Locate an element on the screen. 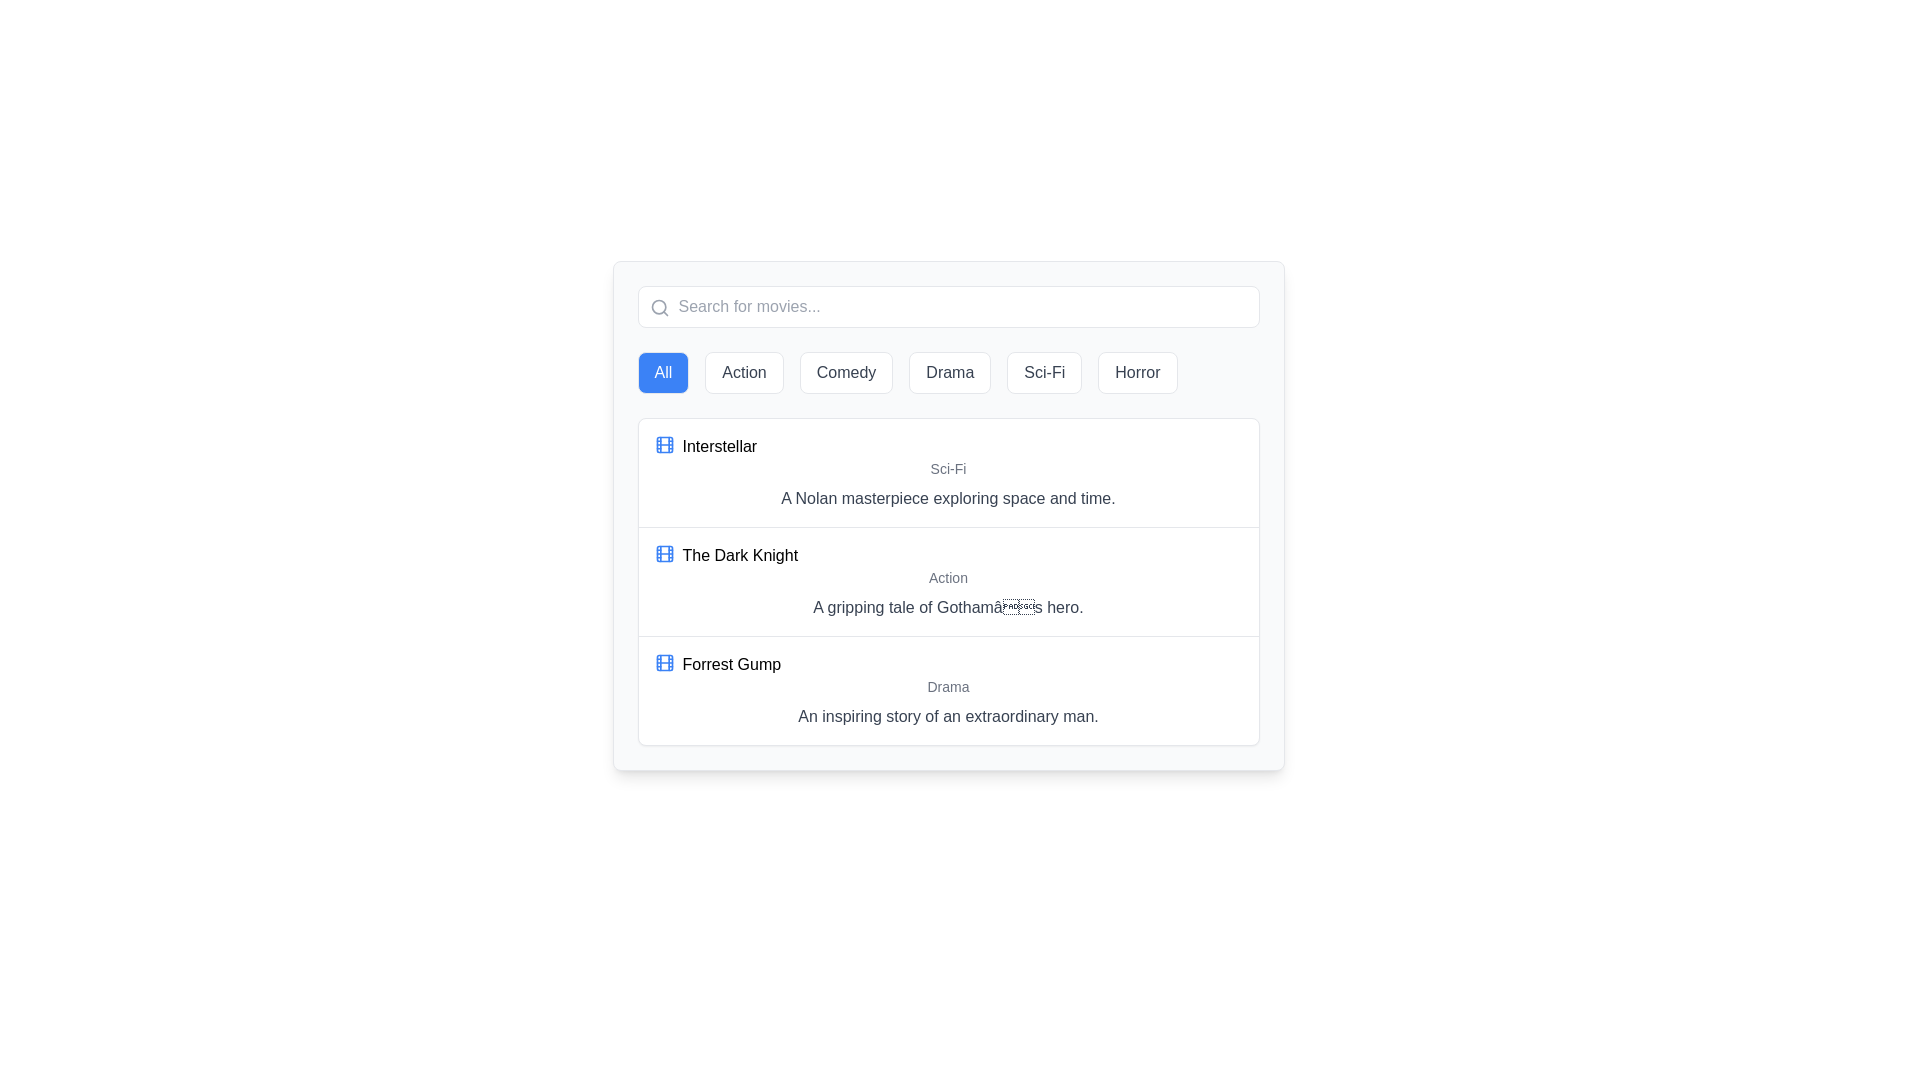 The width and height of the screenshot is (1920, 1080). text label containing the description 'A Nolan masterpiece exploring space and time.' located below the genre 'Sci-Fi' in the movie listing for 'Interstellar.' is located at coordinates (947, 497).